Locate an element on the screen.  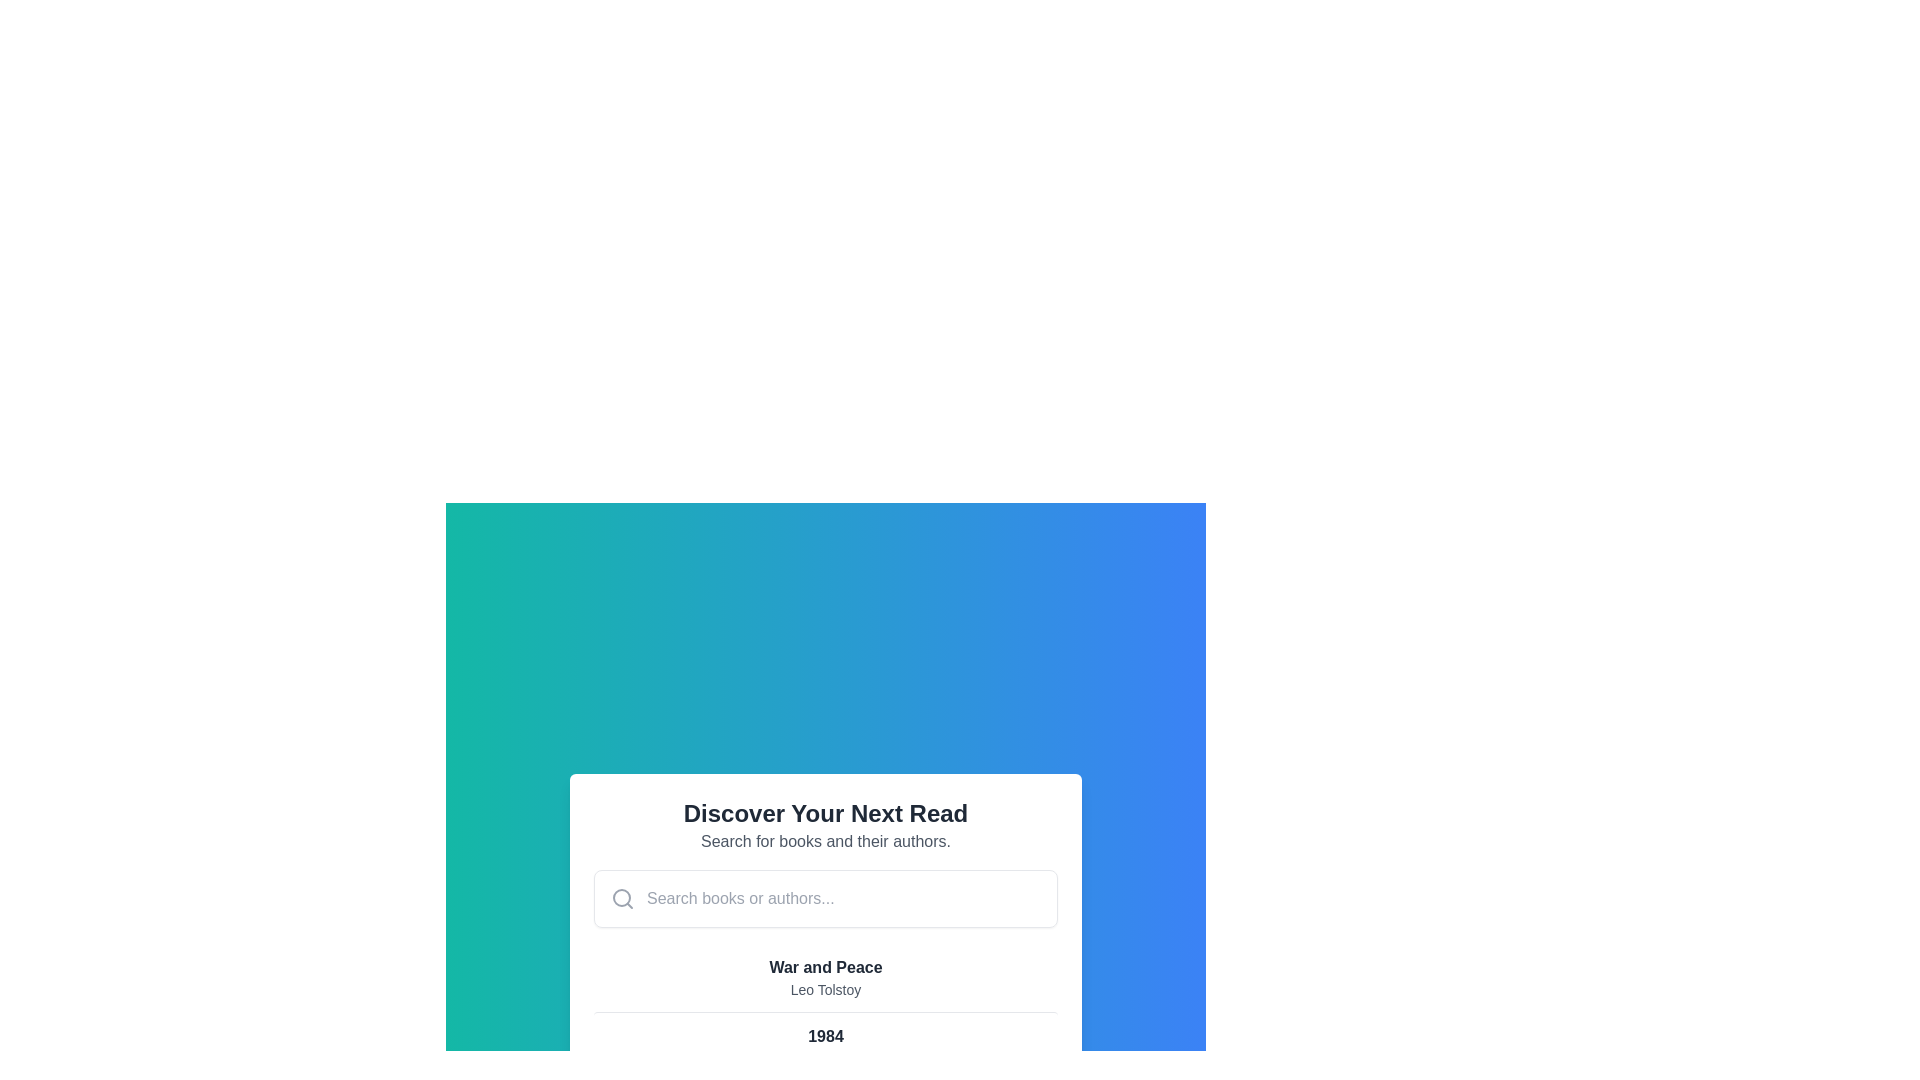
the bold text label displaying the number '1984', which is positioned below 'War and Peace' and above 'George Orwell' is located at coordinates (825, 1036).